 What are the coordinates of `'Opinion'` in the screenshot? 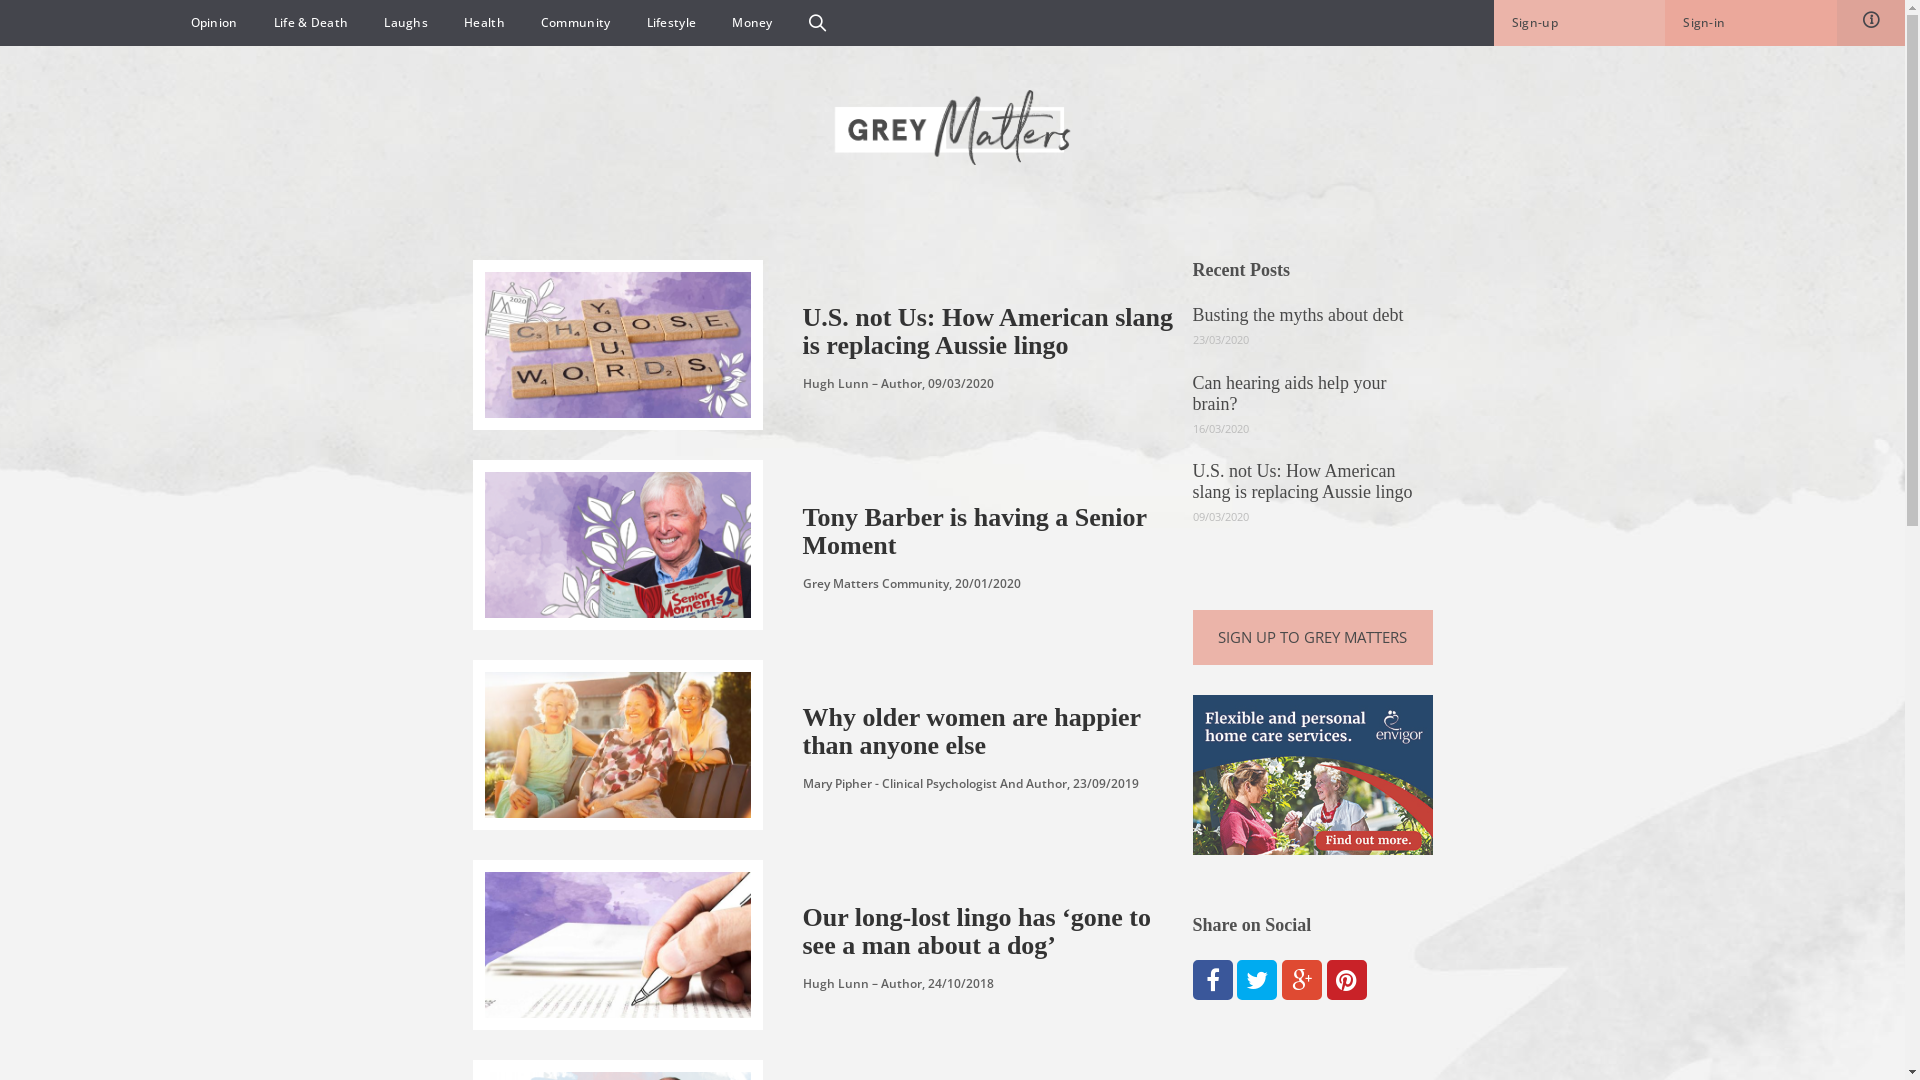 It's located at (213, 23).